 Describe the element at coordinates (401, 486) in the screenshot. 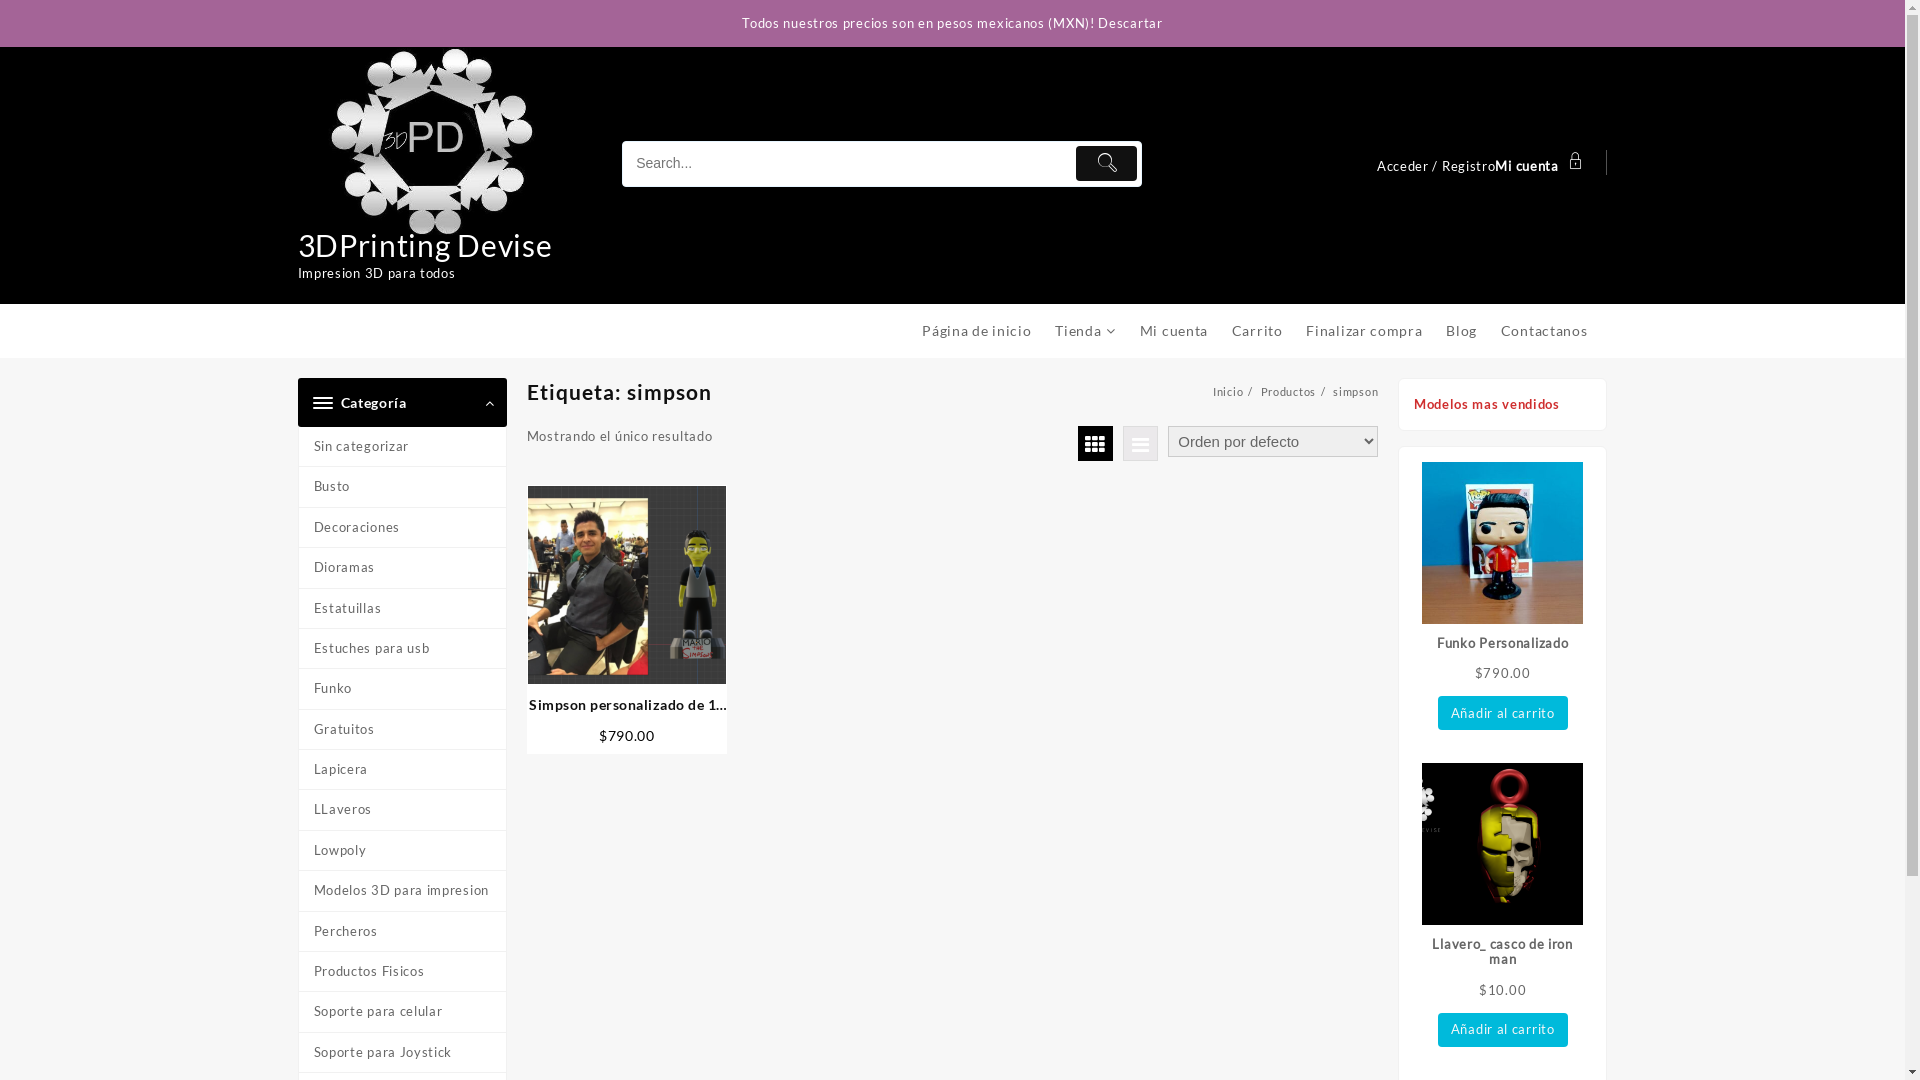

I see `'Busto'` at that location.